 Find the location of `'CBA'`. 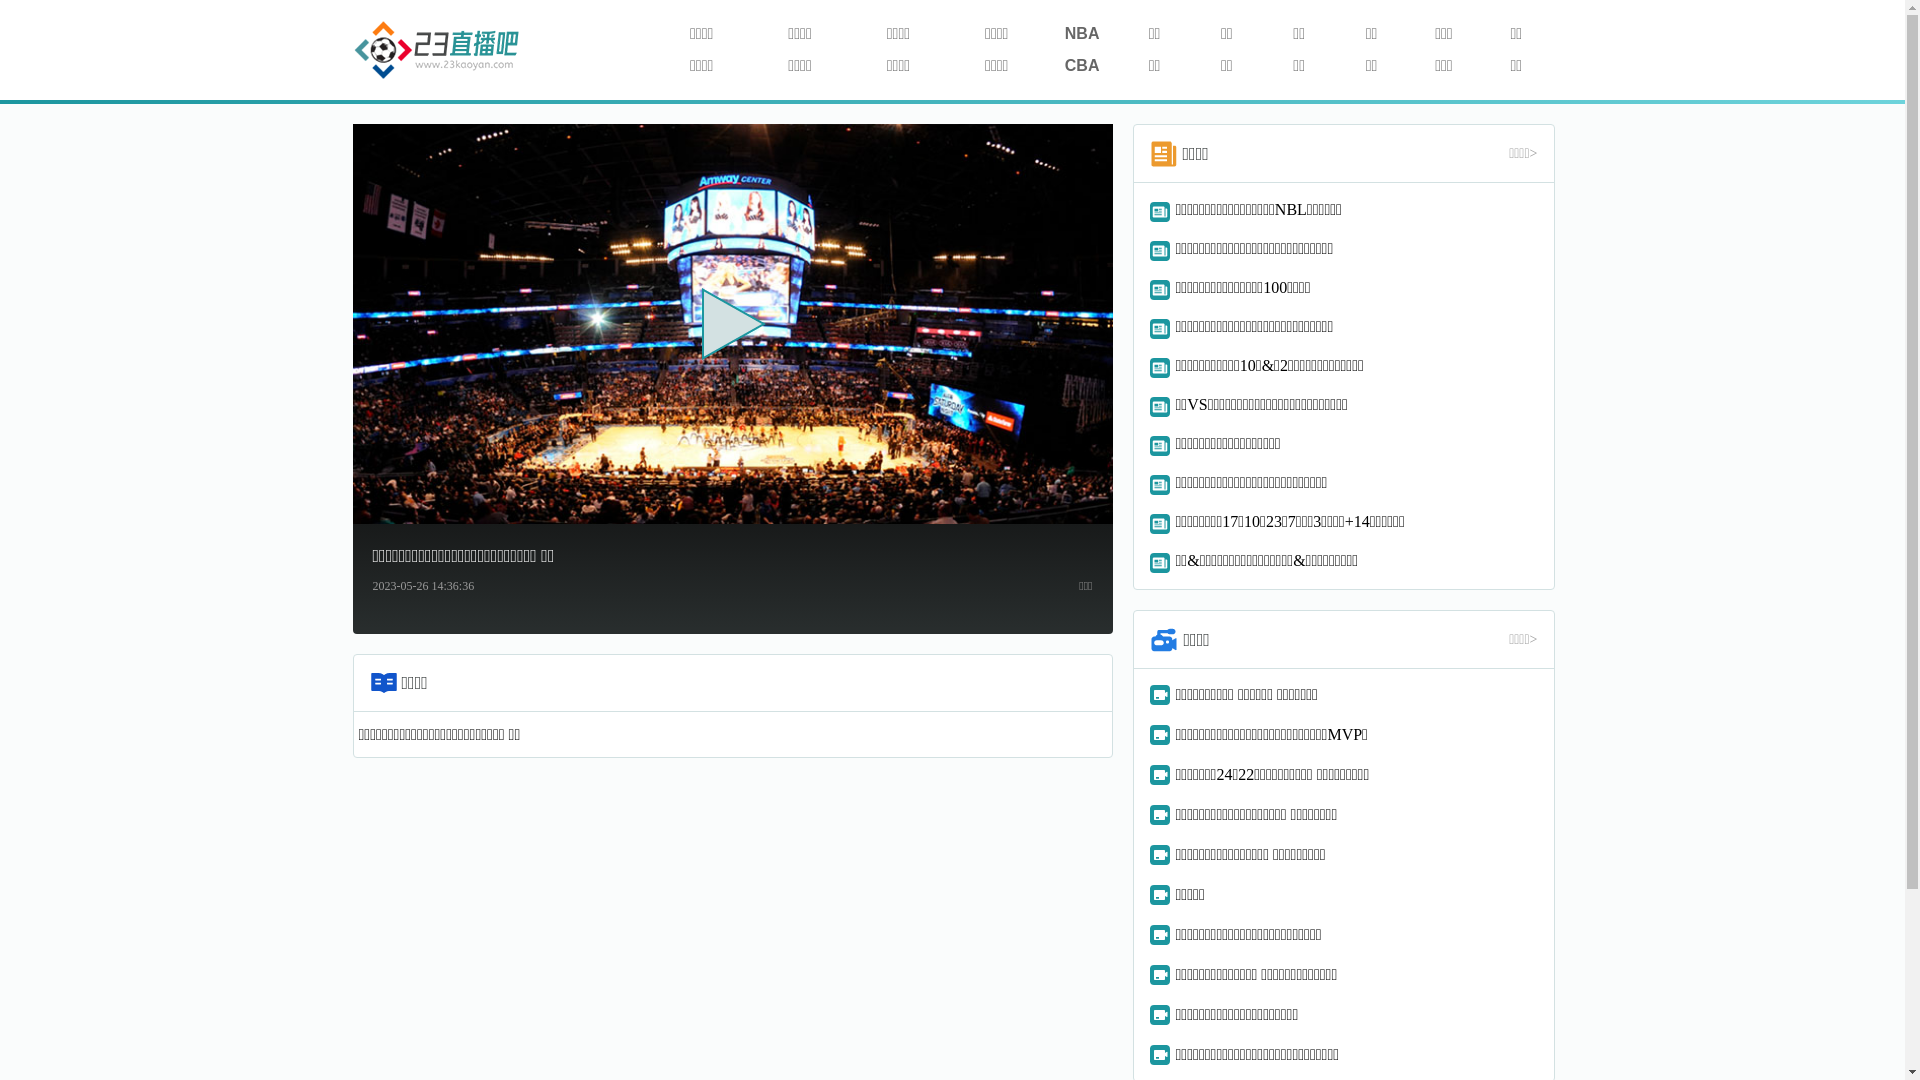

'CBA' is located at coordinates (1080, 64).